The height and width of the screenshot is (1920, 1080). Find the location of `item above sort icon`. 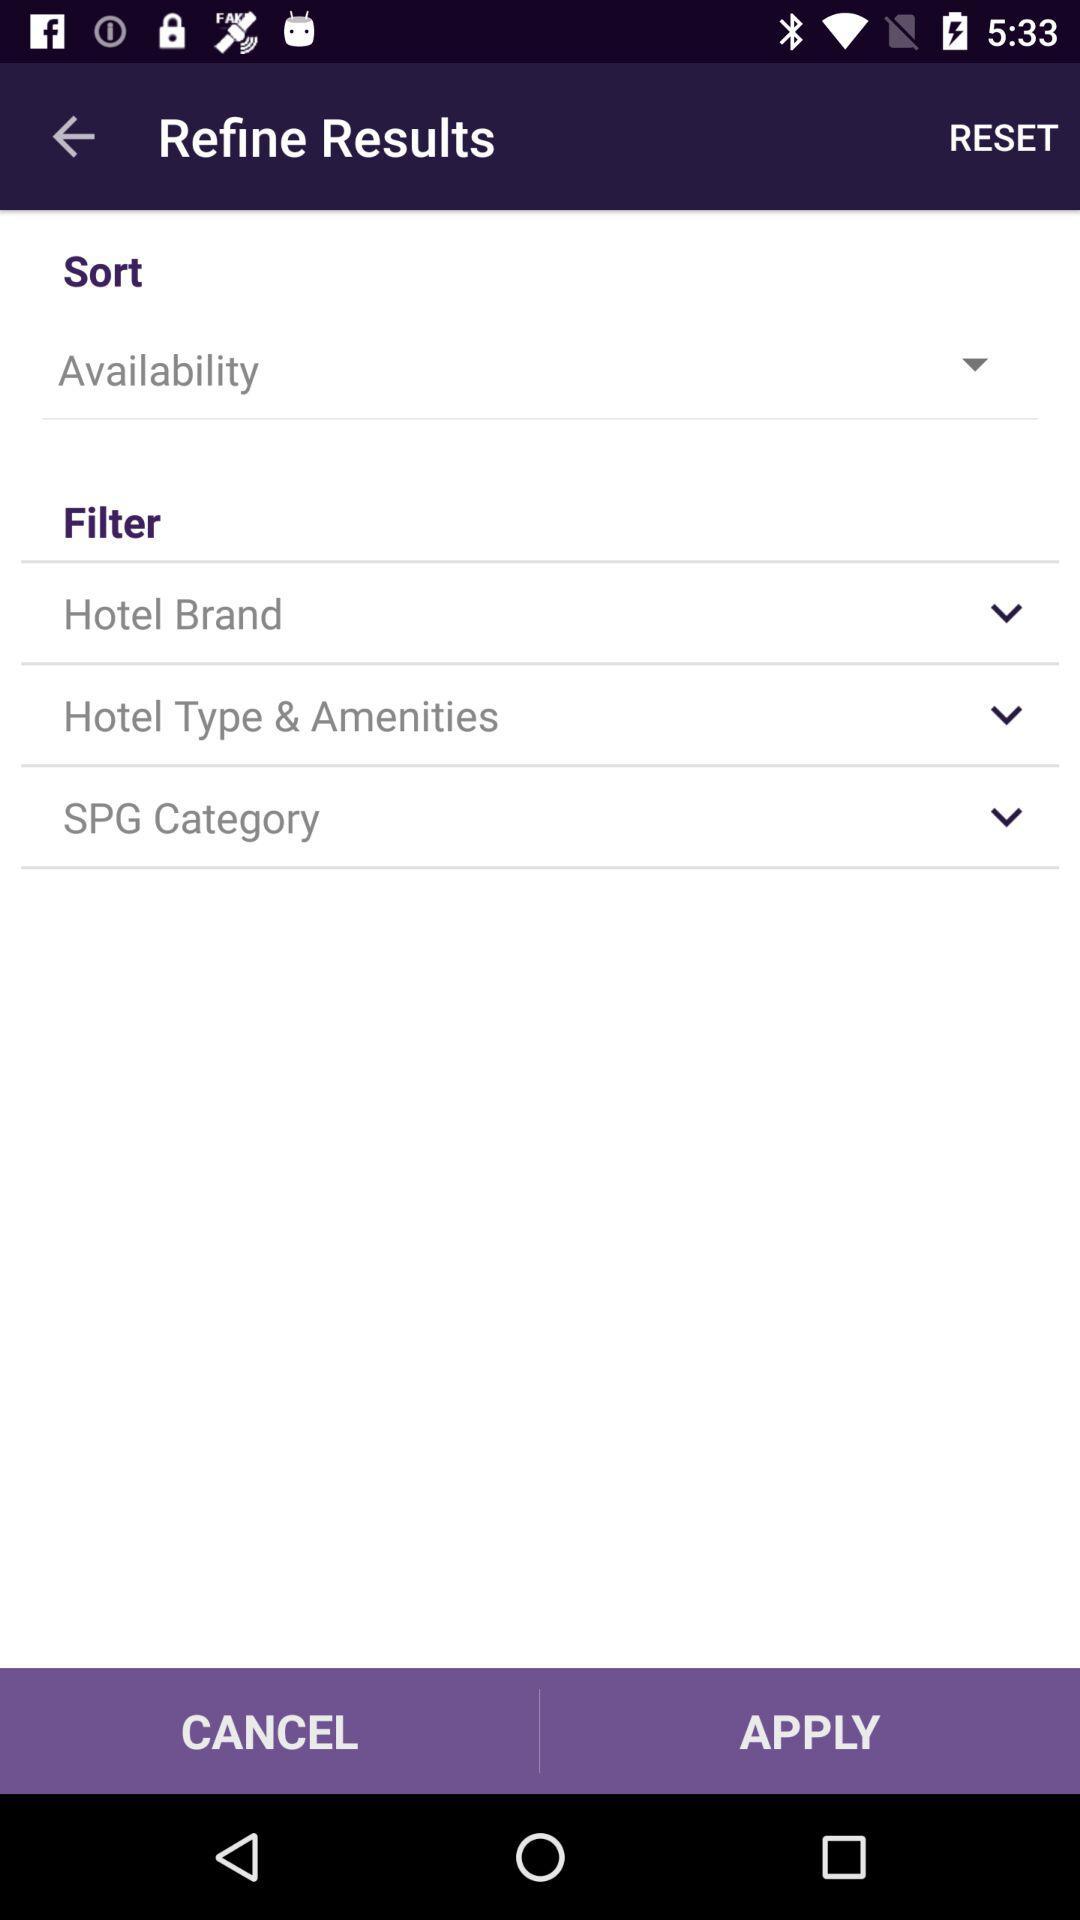

item above sort icon is located at coordinates (72, 135).